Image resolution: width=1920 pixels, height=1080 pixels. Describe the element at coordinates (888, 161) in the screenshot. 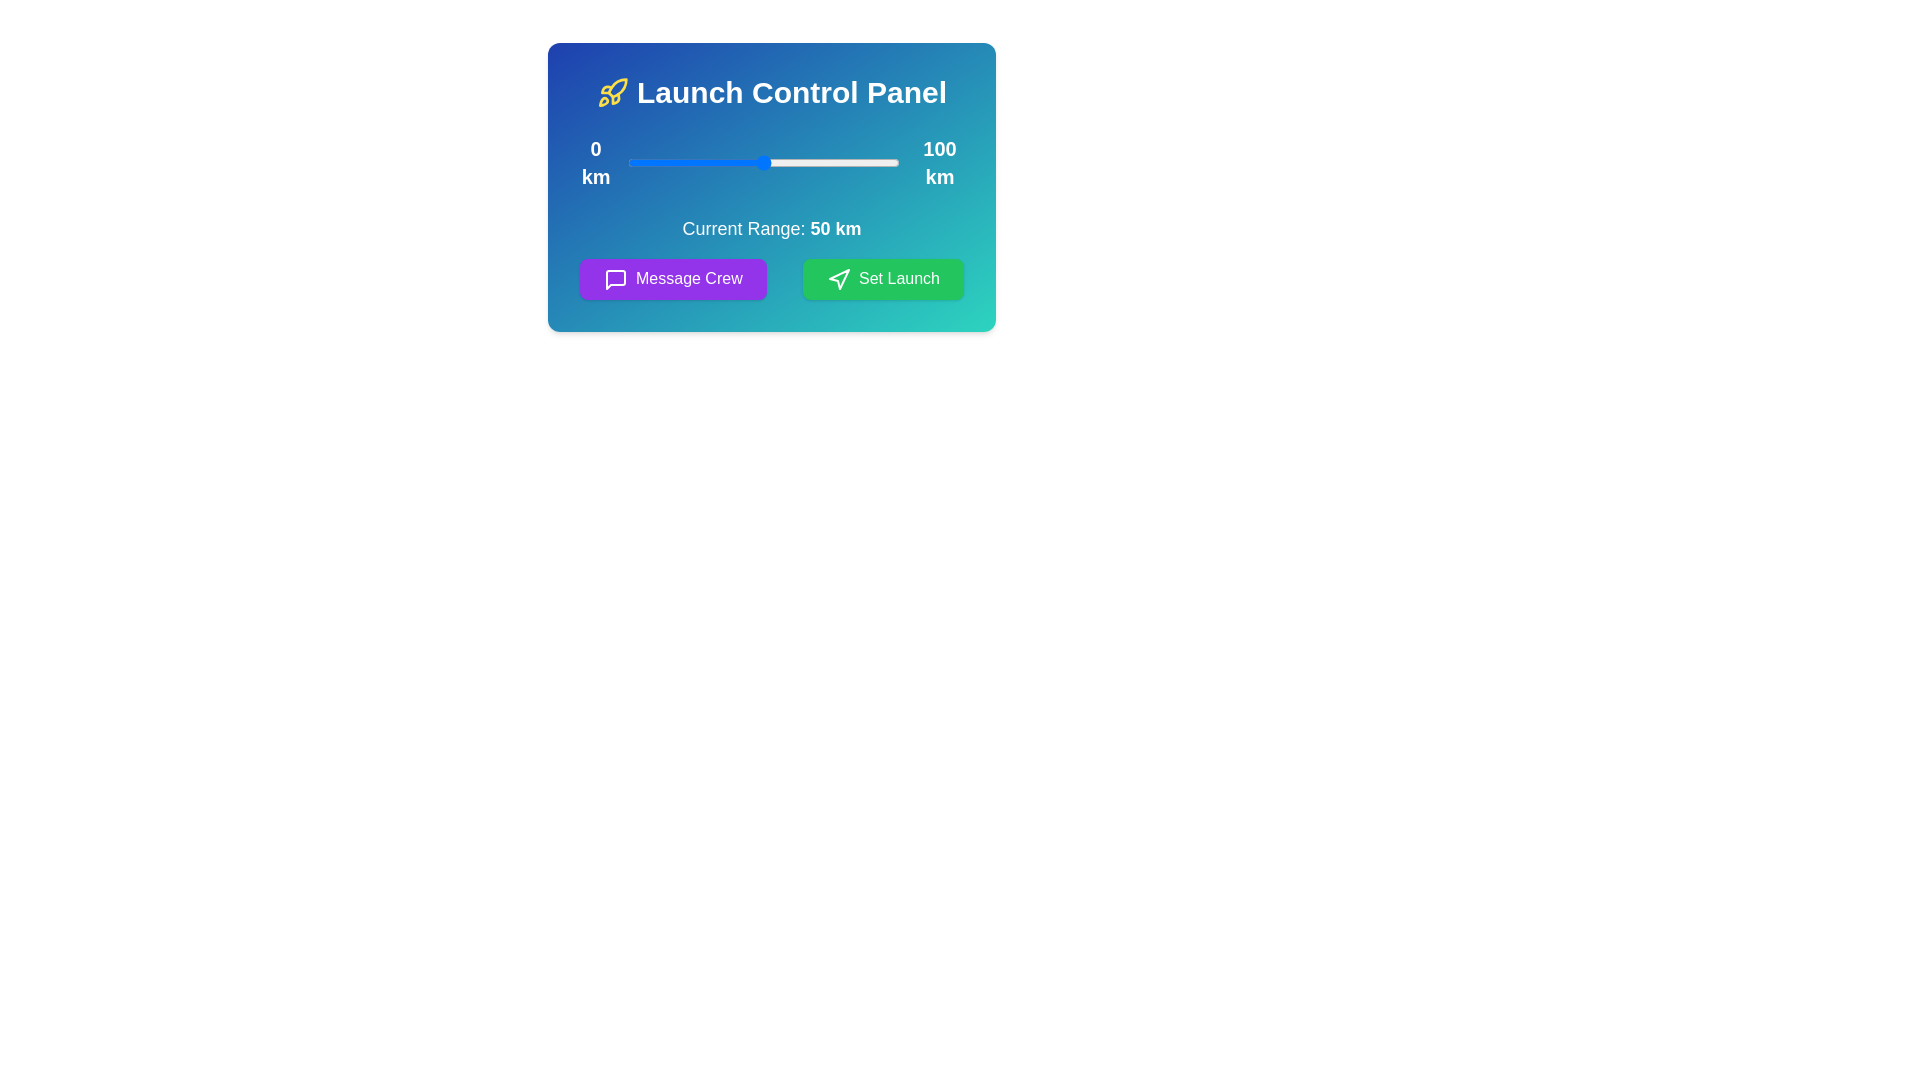

I see `the range slider to 96 km` at that location.